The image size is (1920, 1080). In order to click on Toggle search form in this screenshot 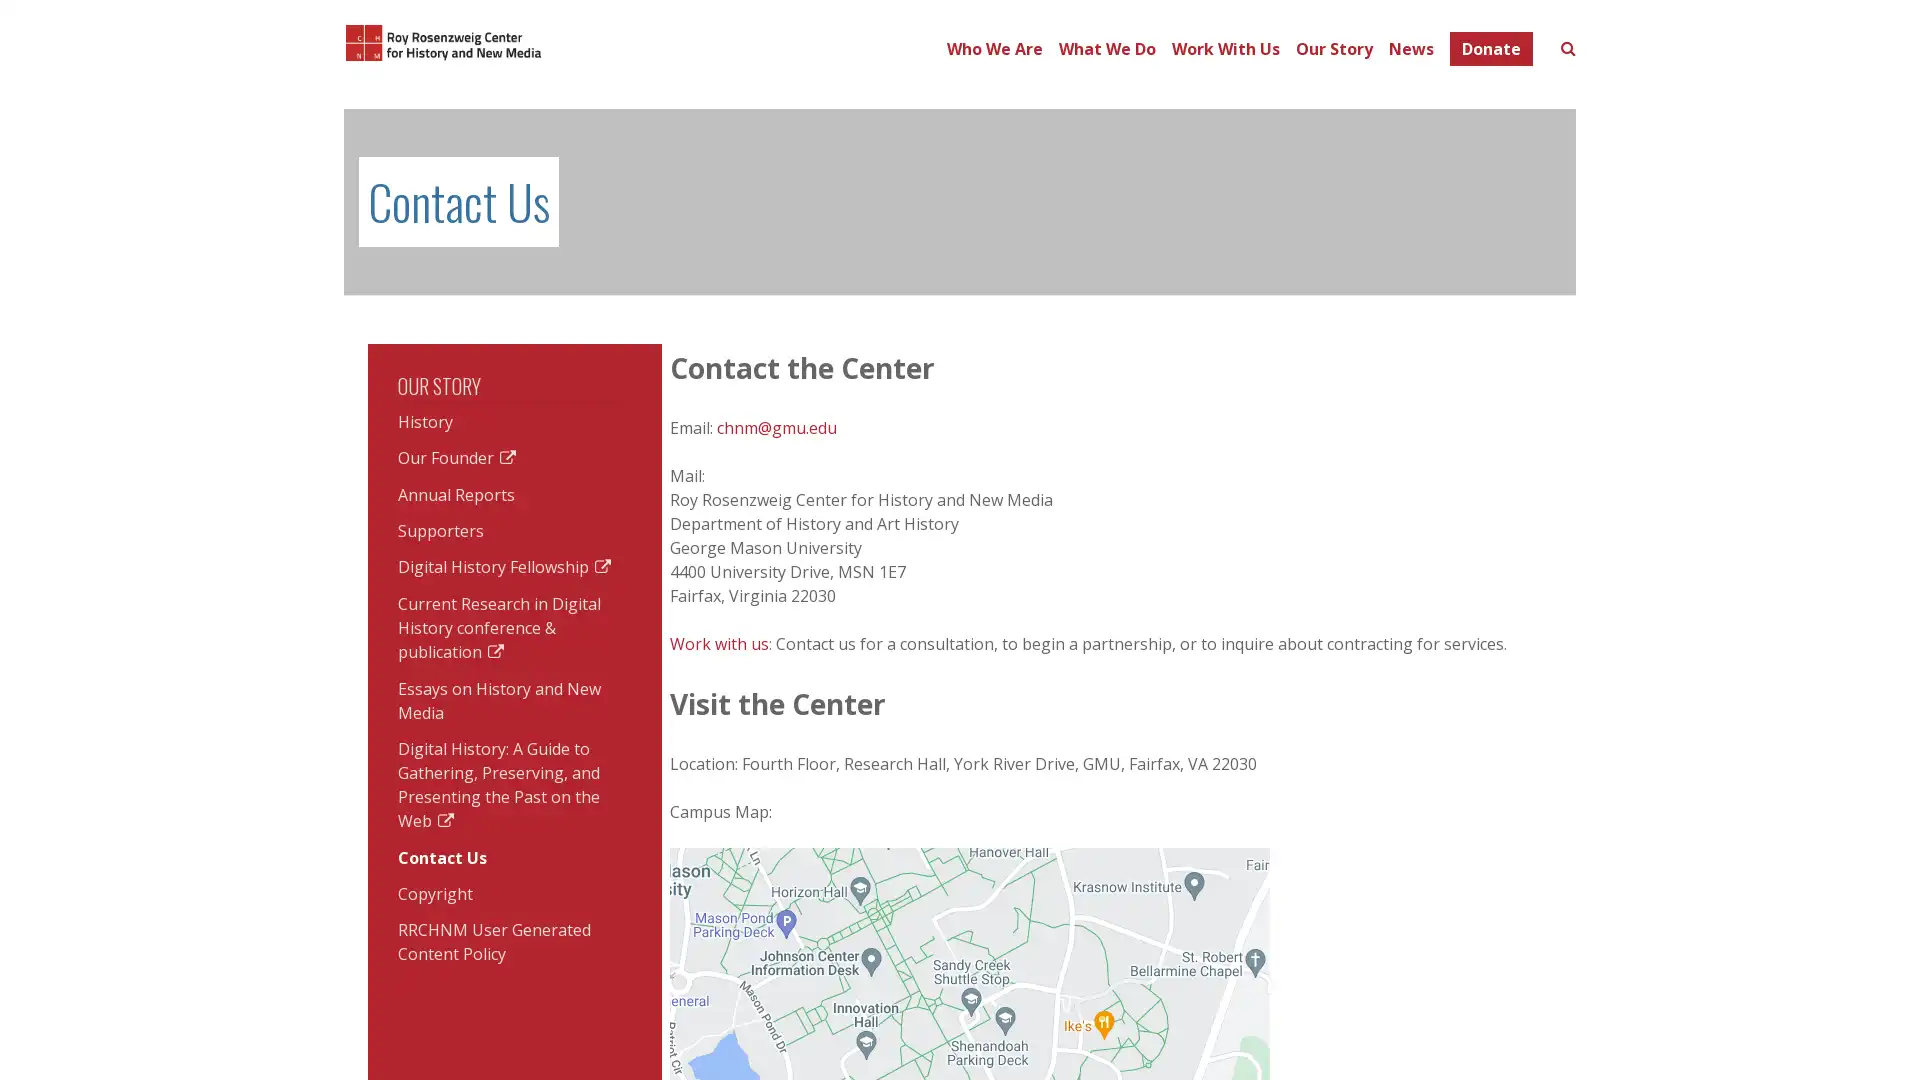, I will do `click(1567, 47)`.